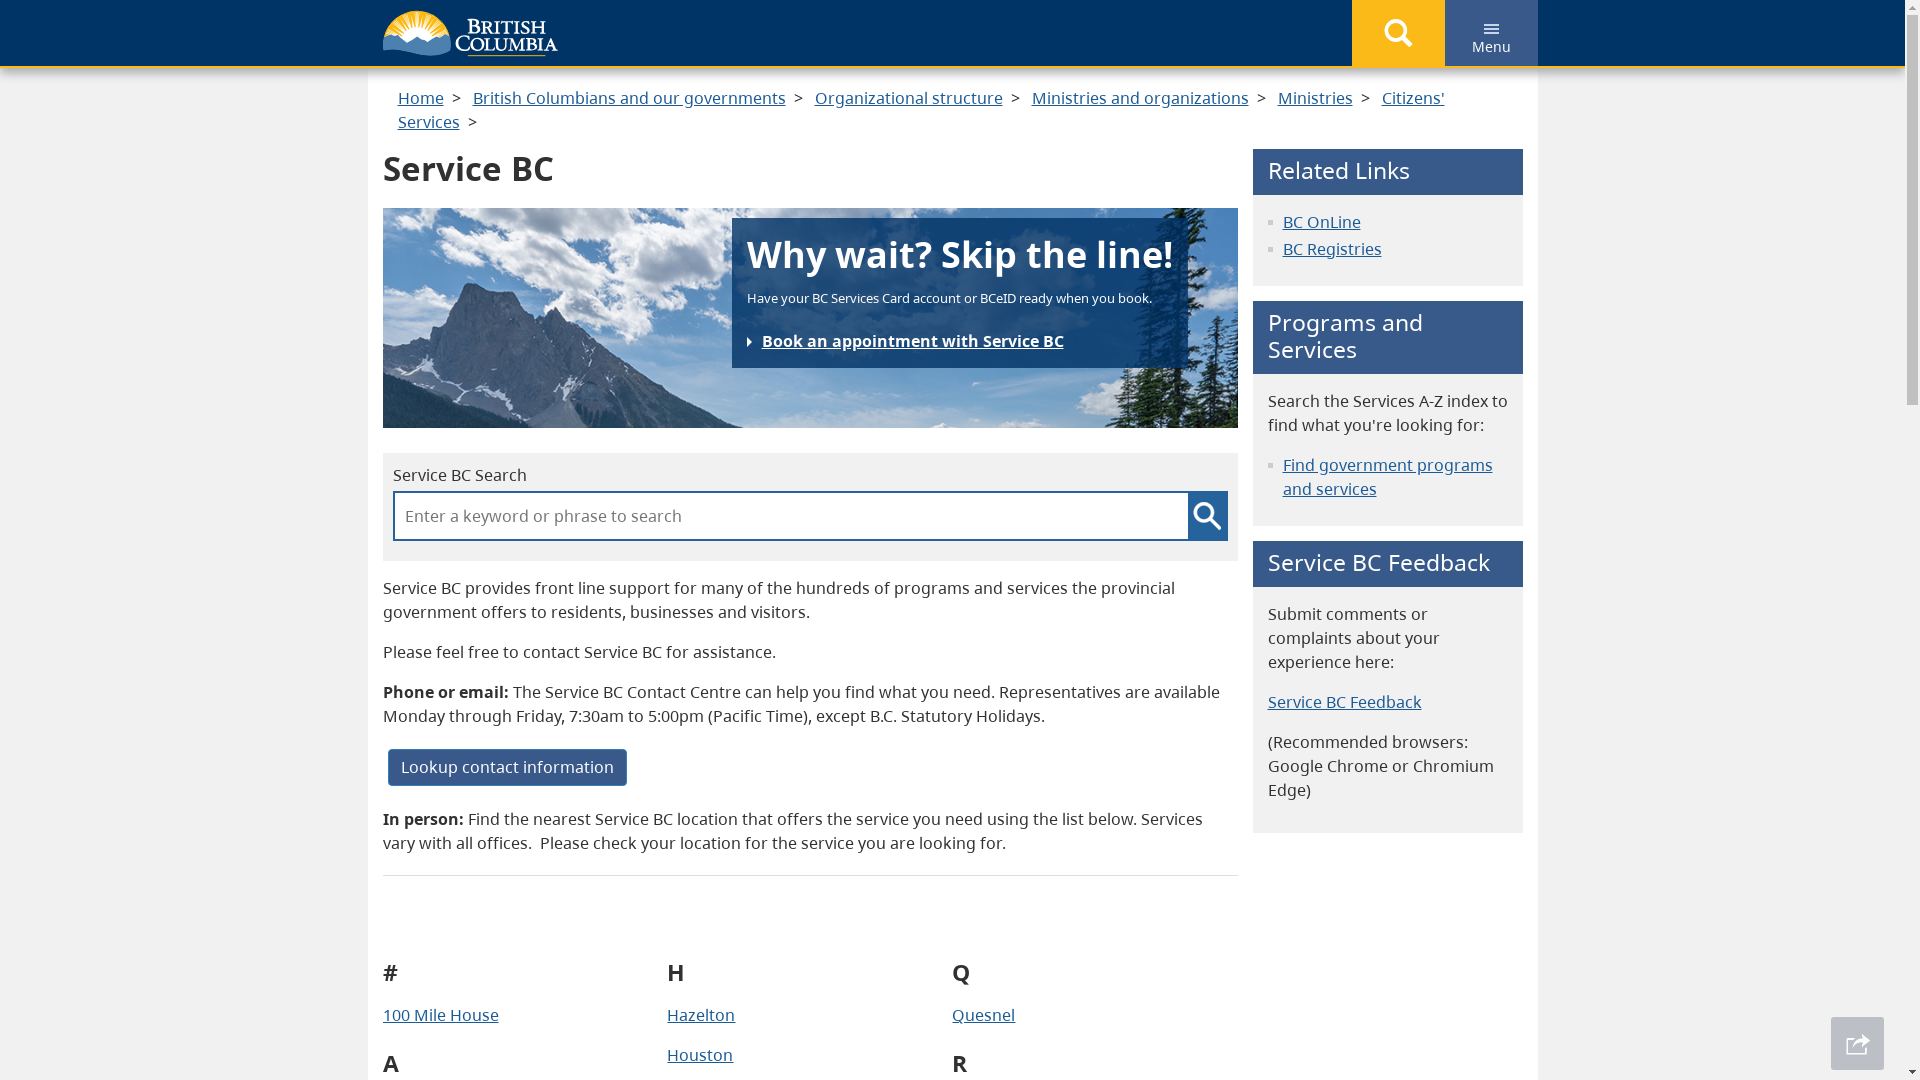  I want to click on 'Share This Page', so click(1856, 1042).